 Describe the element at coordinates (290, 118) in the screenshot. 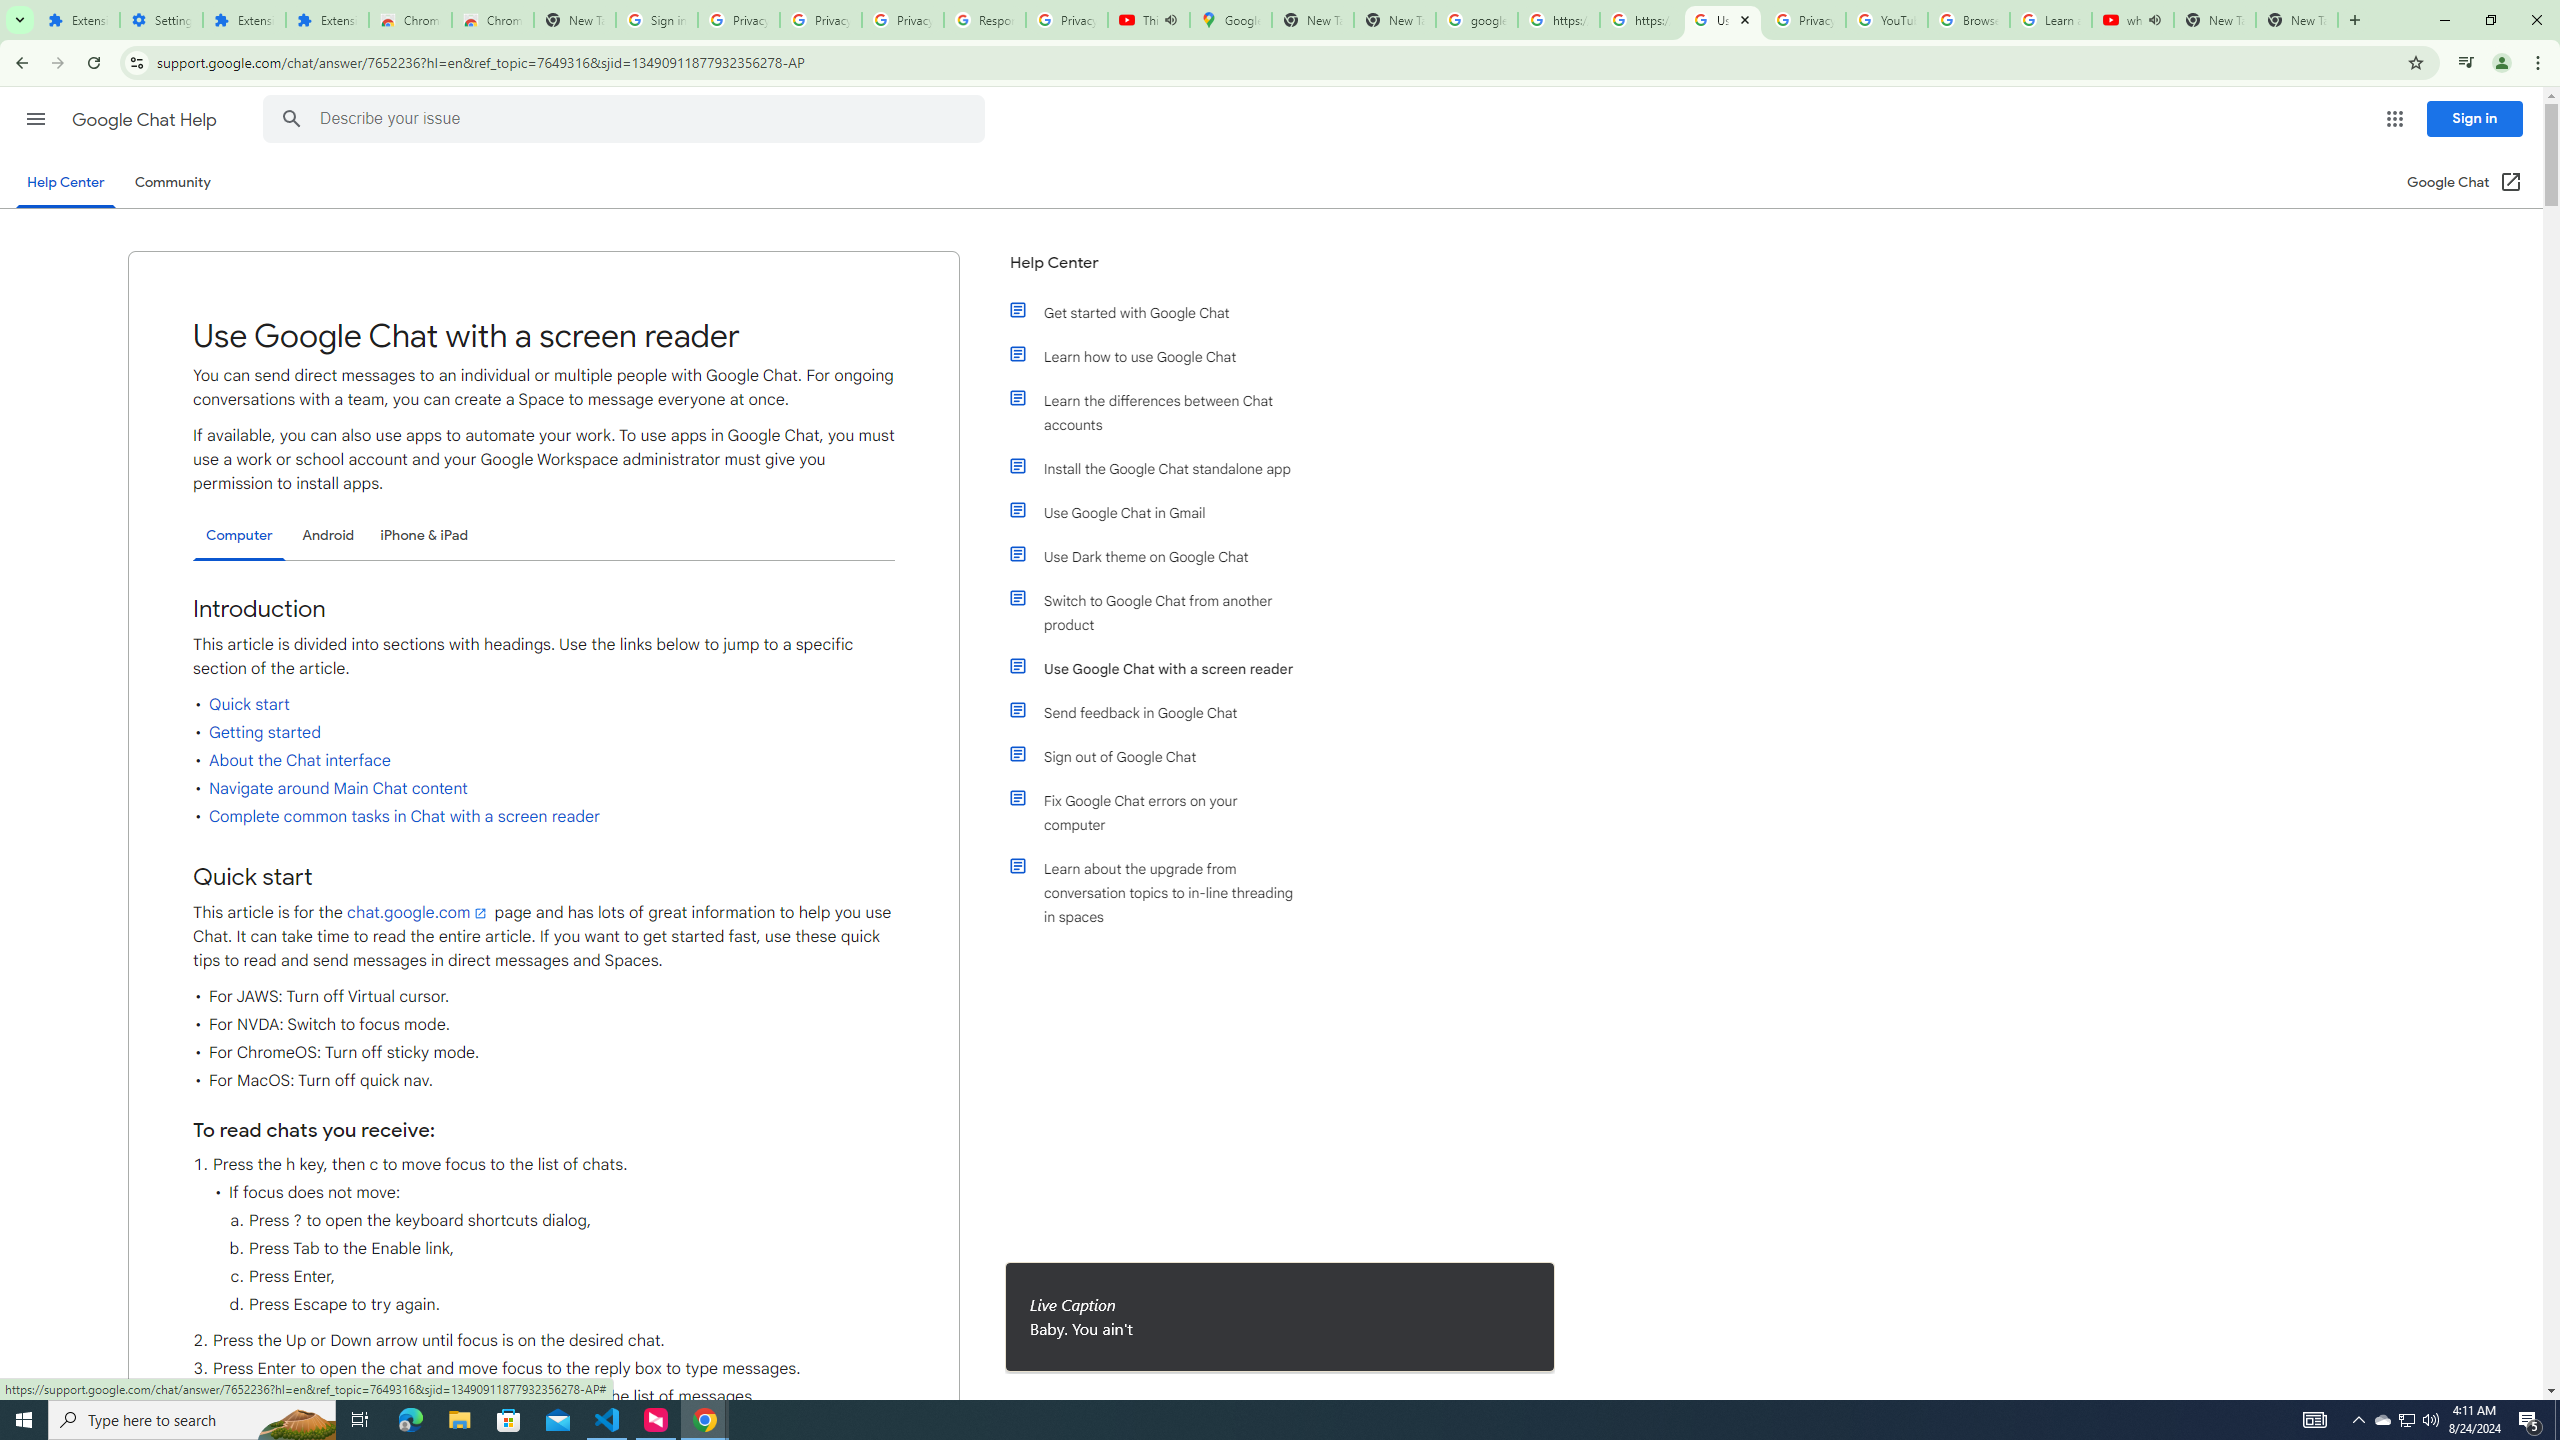

I see `'Search Help Center'` at that location.